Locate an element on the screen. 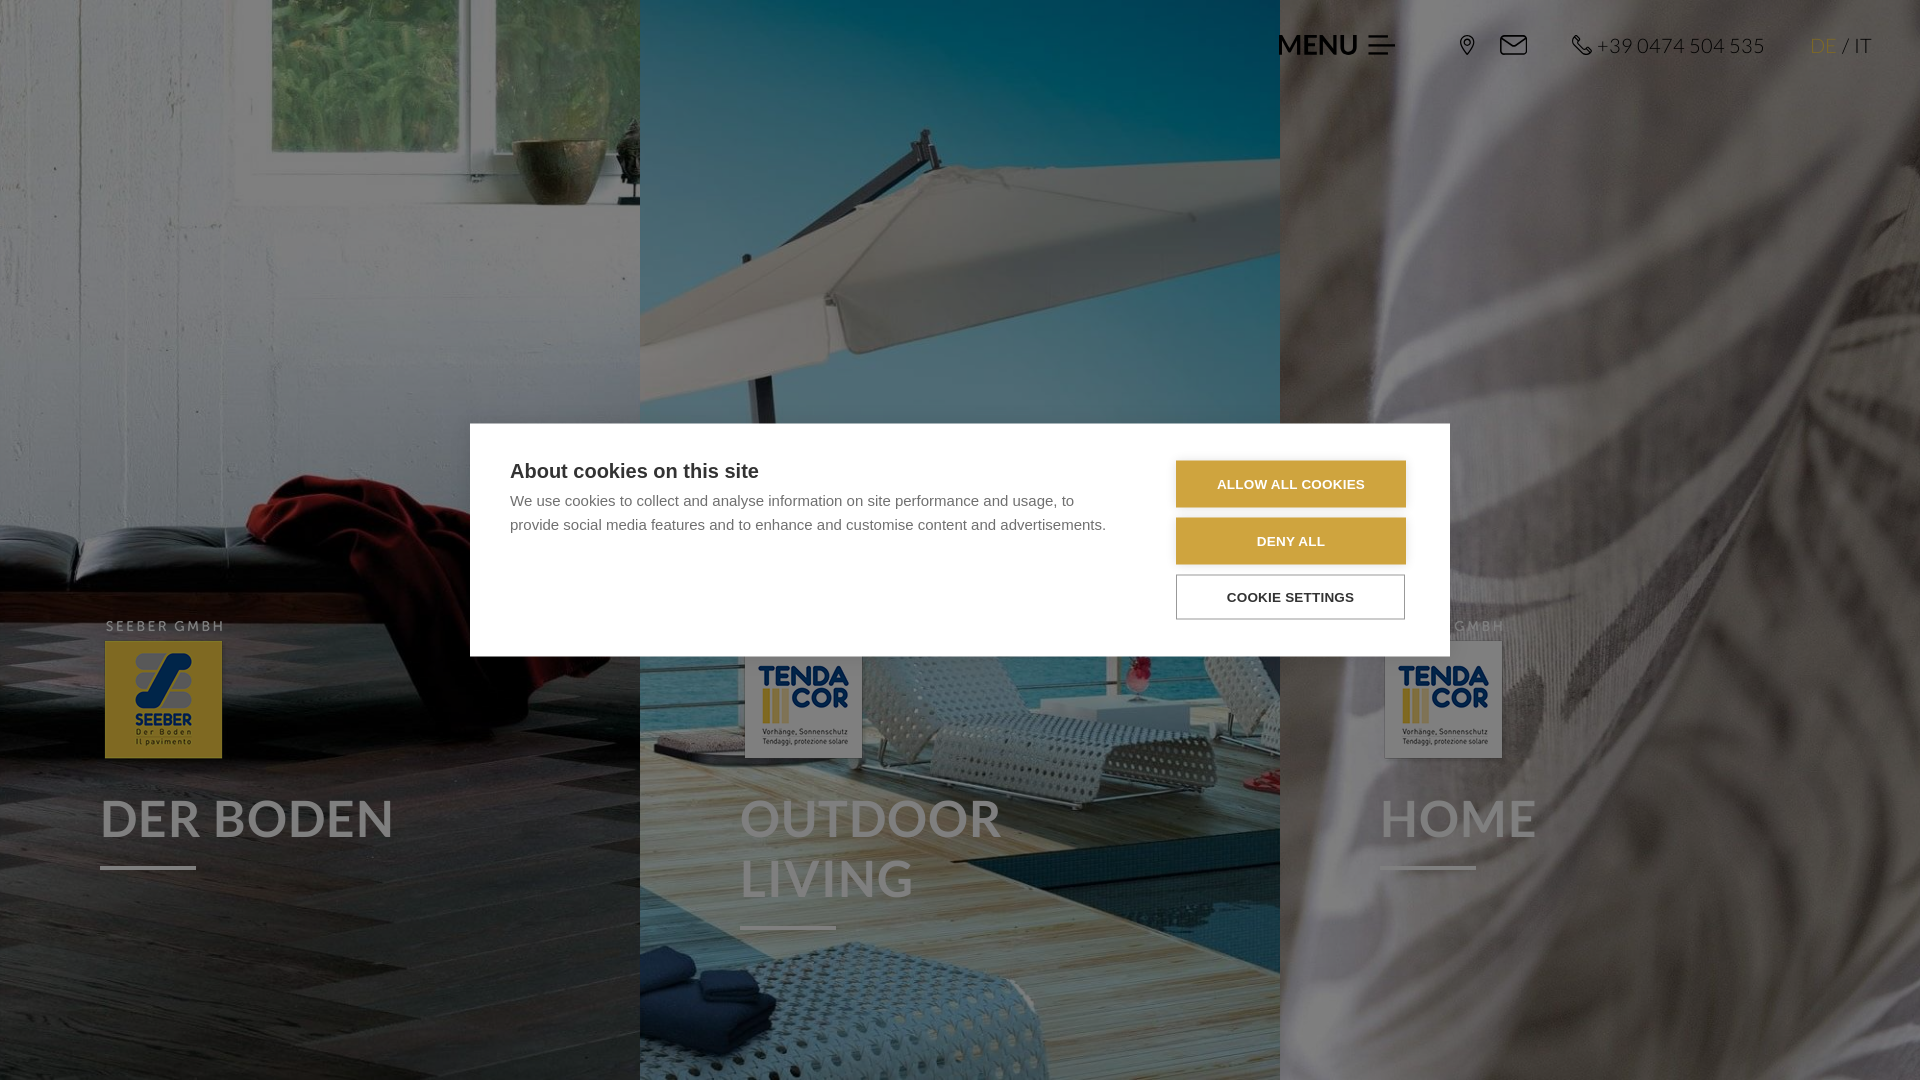 This screenshot has height=1080, width=1920. '+39 0474 504 535' is located at coordinates (1668, 45).